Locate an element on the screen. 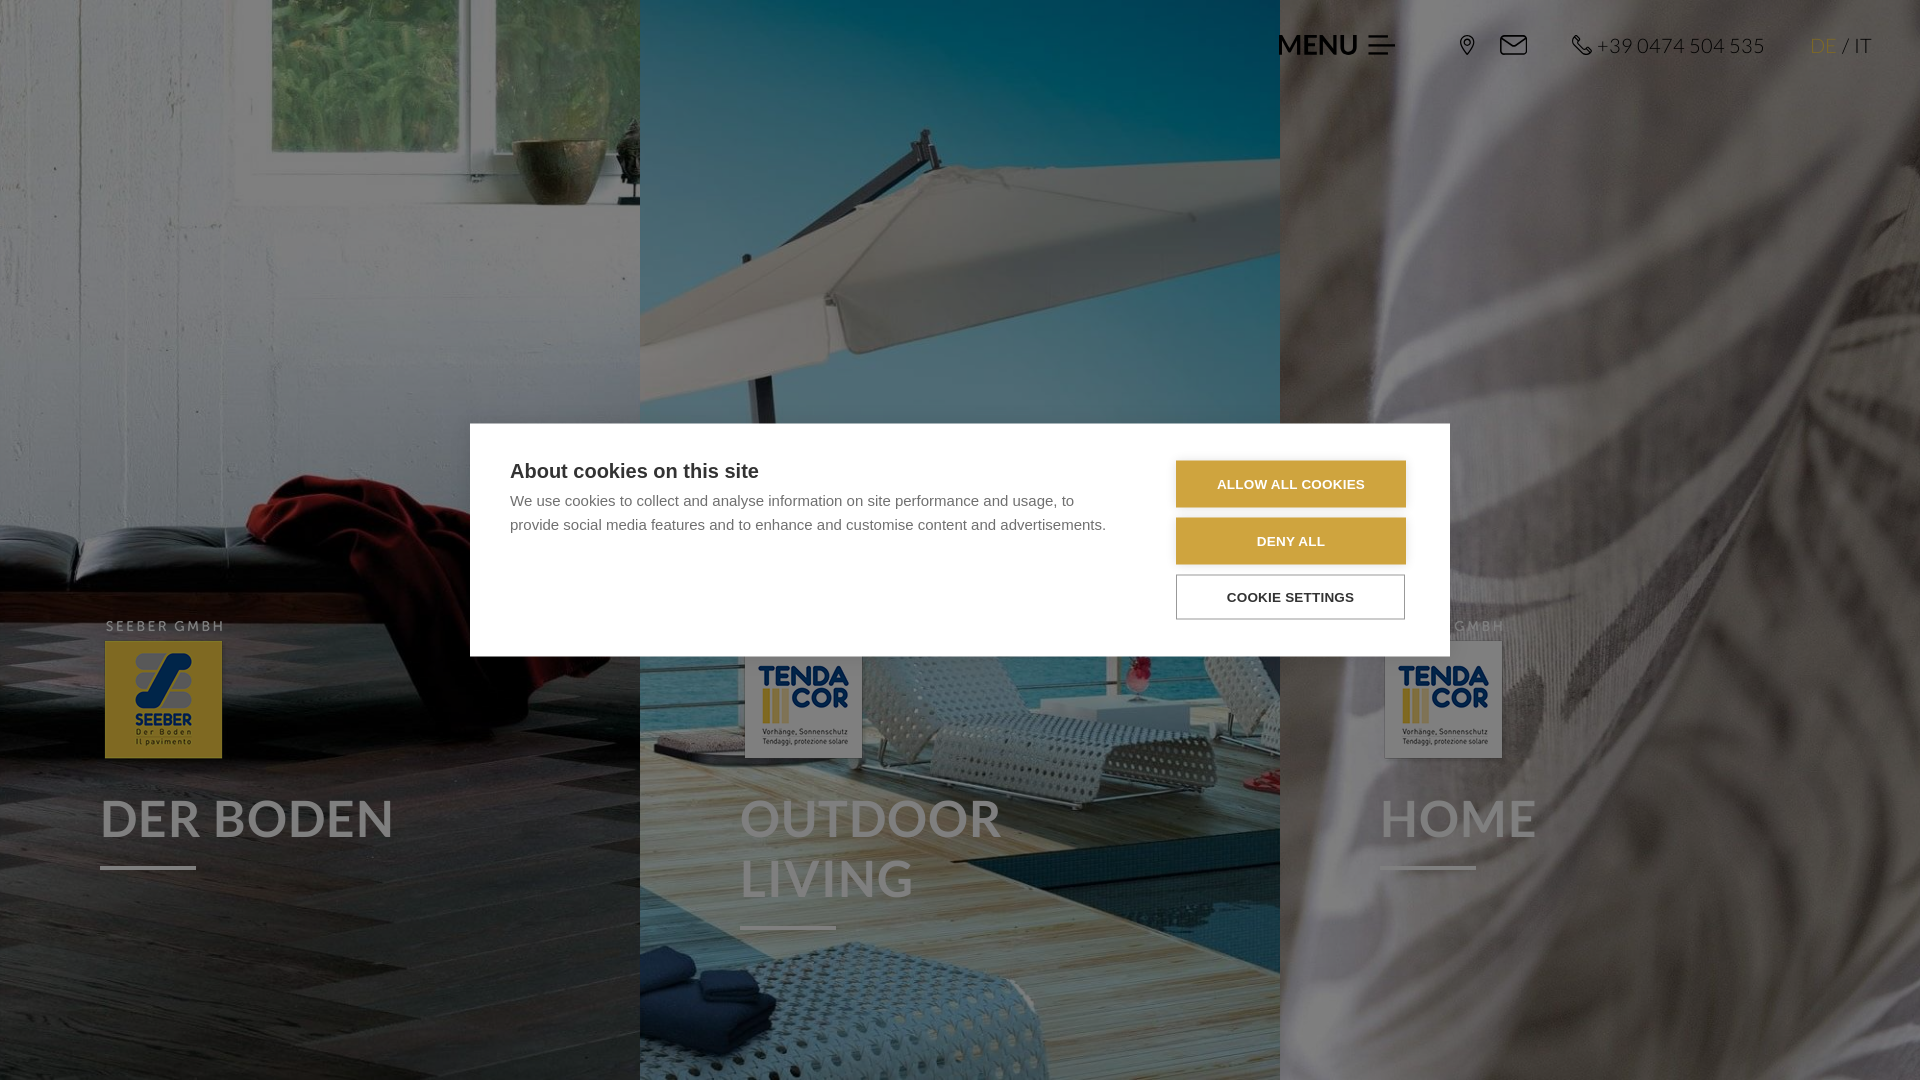 This screenshot has height=1080, width=1920. '+39 0474 504 535' is located at coordinates (1668, 45).